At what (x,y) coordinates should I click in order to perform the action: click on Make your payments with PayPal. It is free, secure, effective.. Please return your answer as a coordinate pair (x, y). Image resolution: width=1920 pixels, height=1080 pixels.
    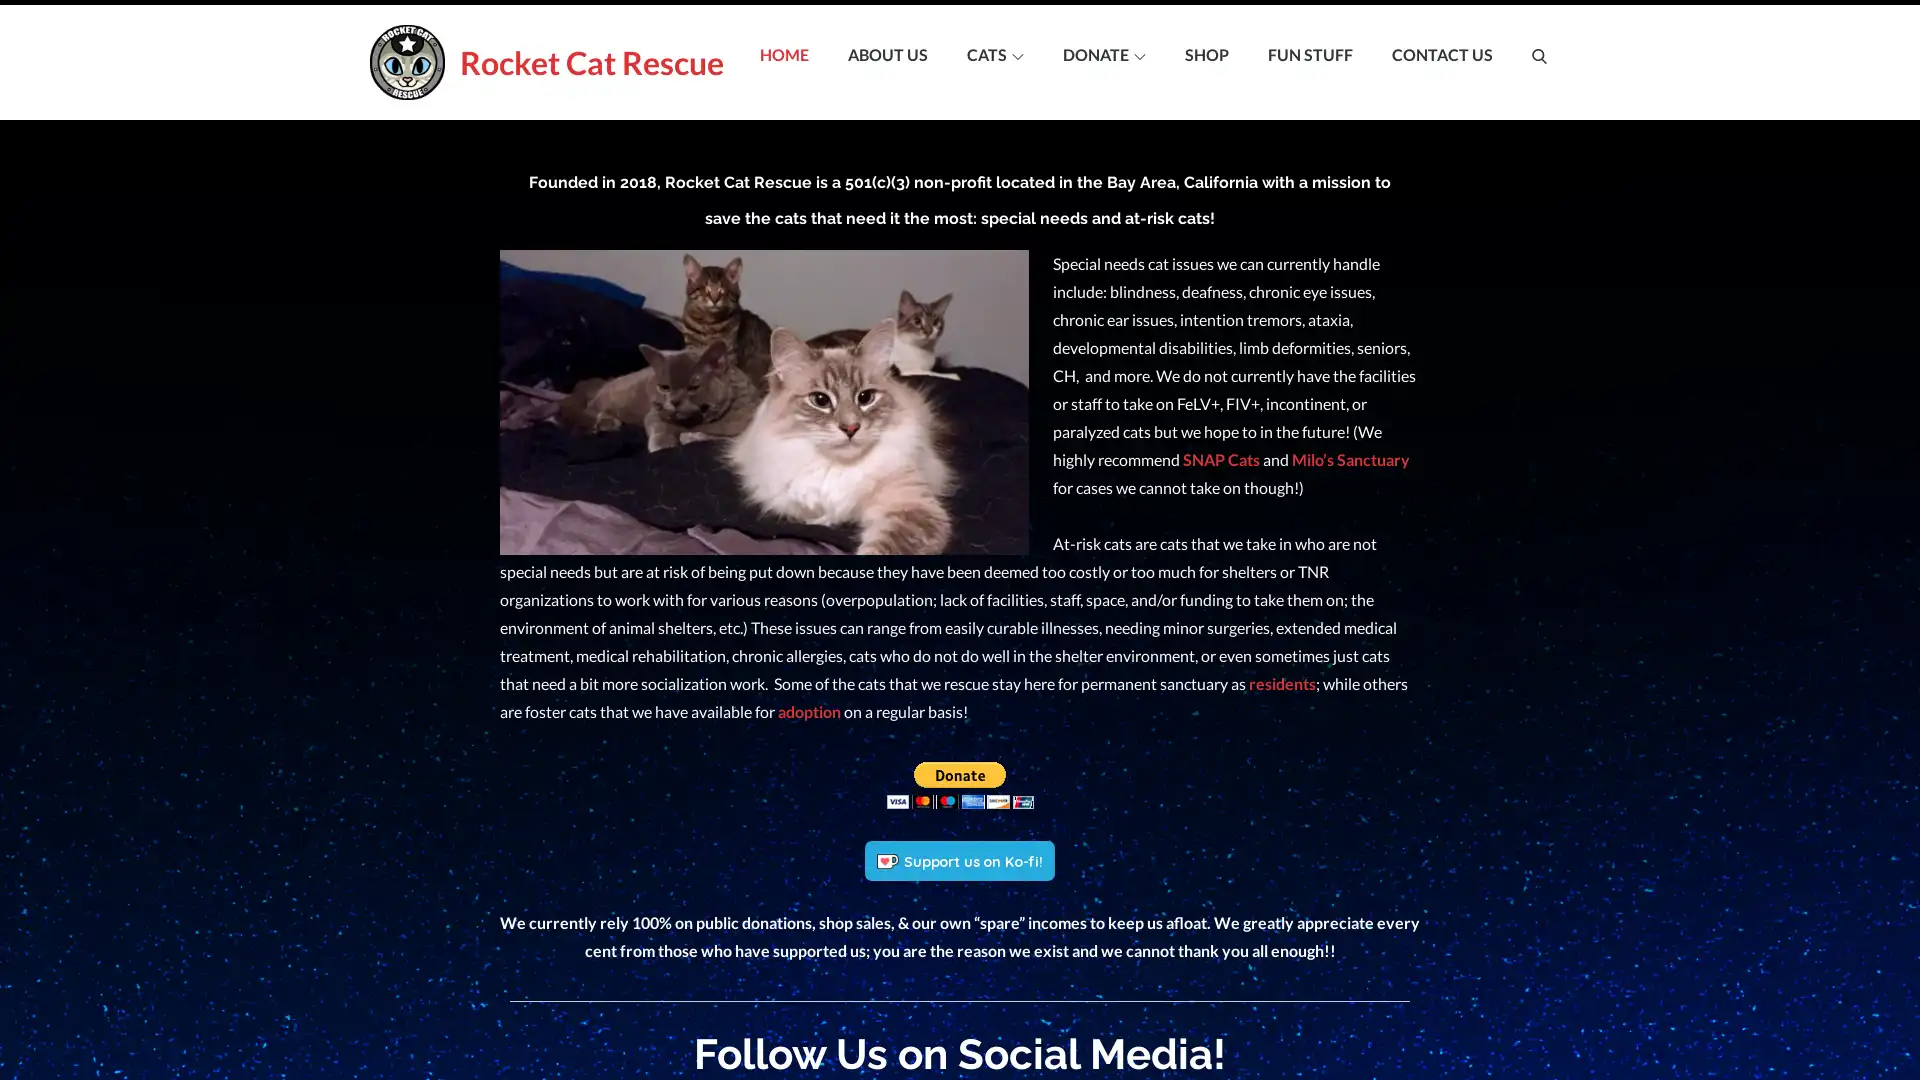
    Looking at the image, I should click on (958, 773).